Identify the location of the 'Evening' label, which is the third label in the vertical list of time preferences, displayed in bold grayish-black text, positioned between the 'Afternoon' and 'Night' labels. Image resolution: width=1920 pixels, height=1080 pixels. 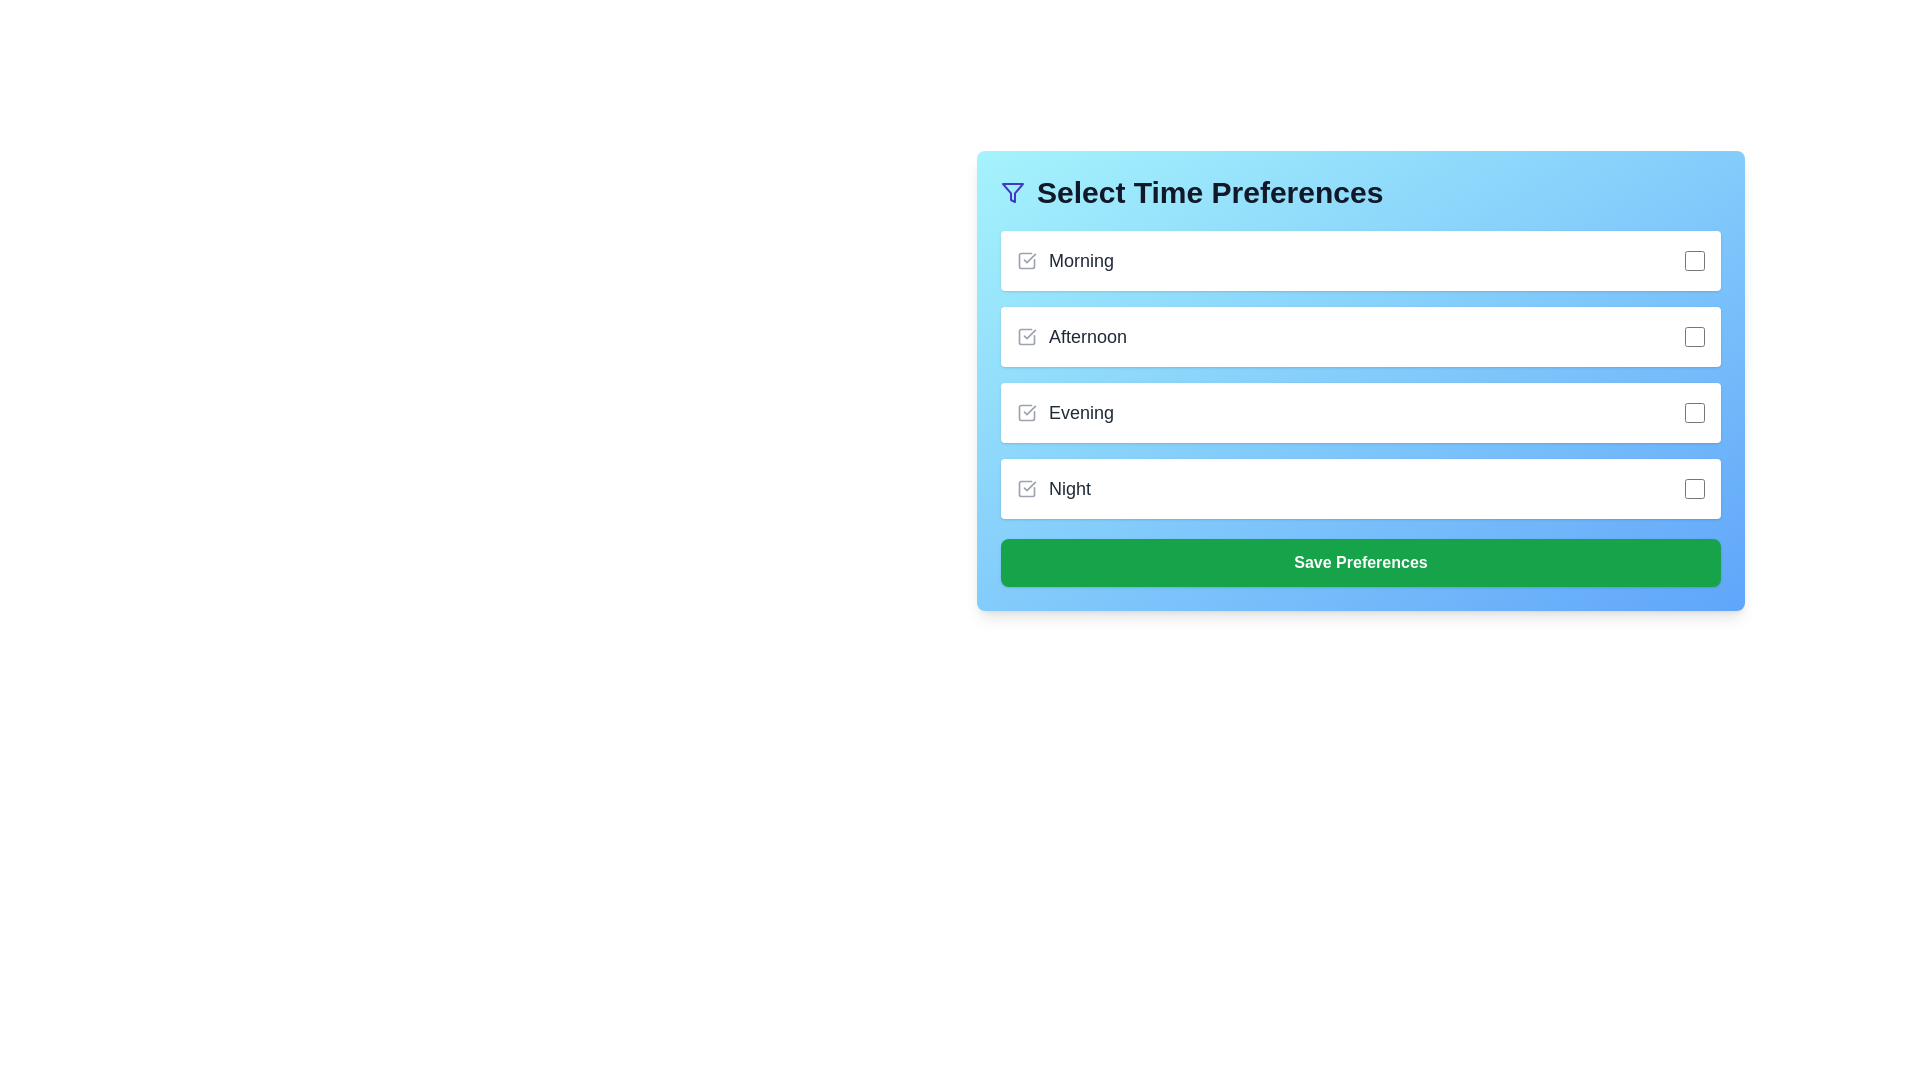
(1080, 411).